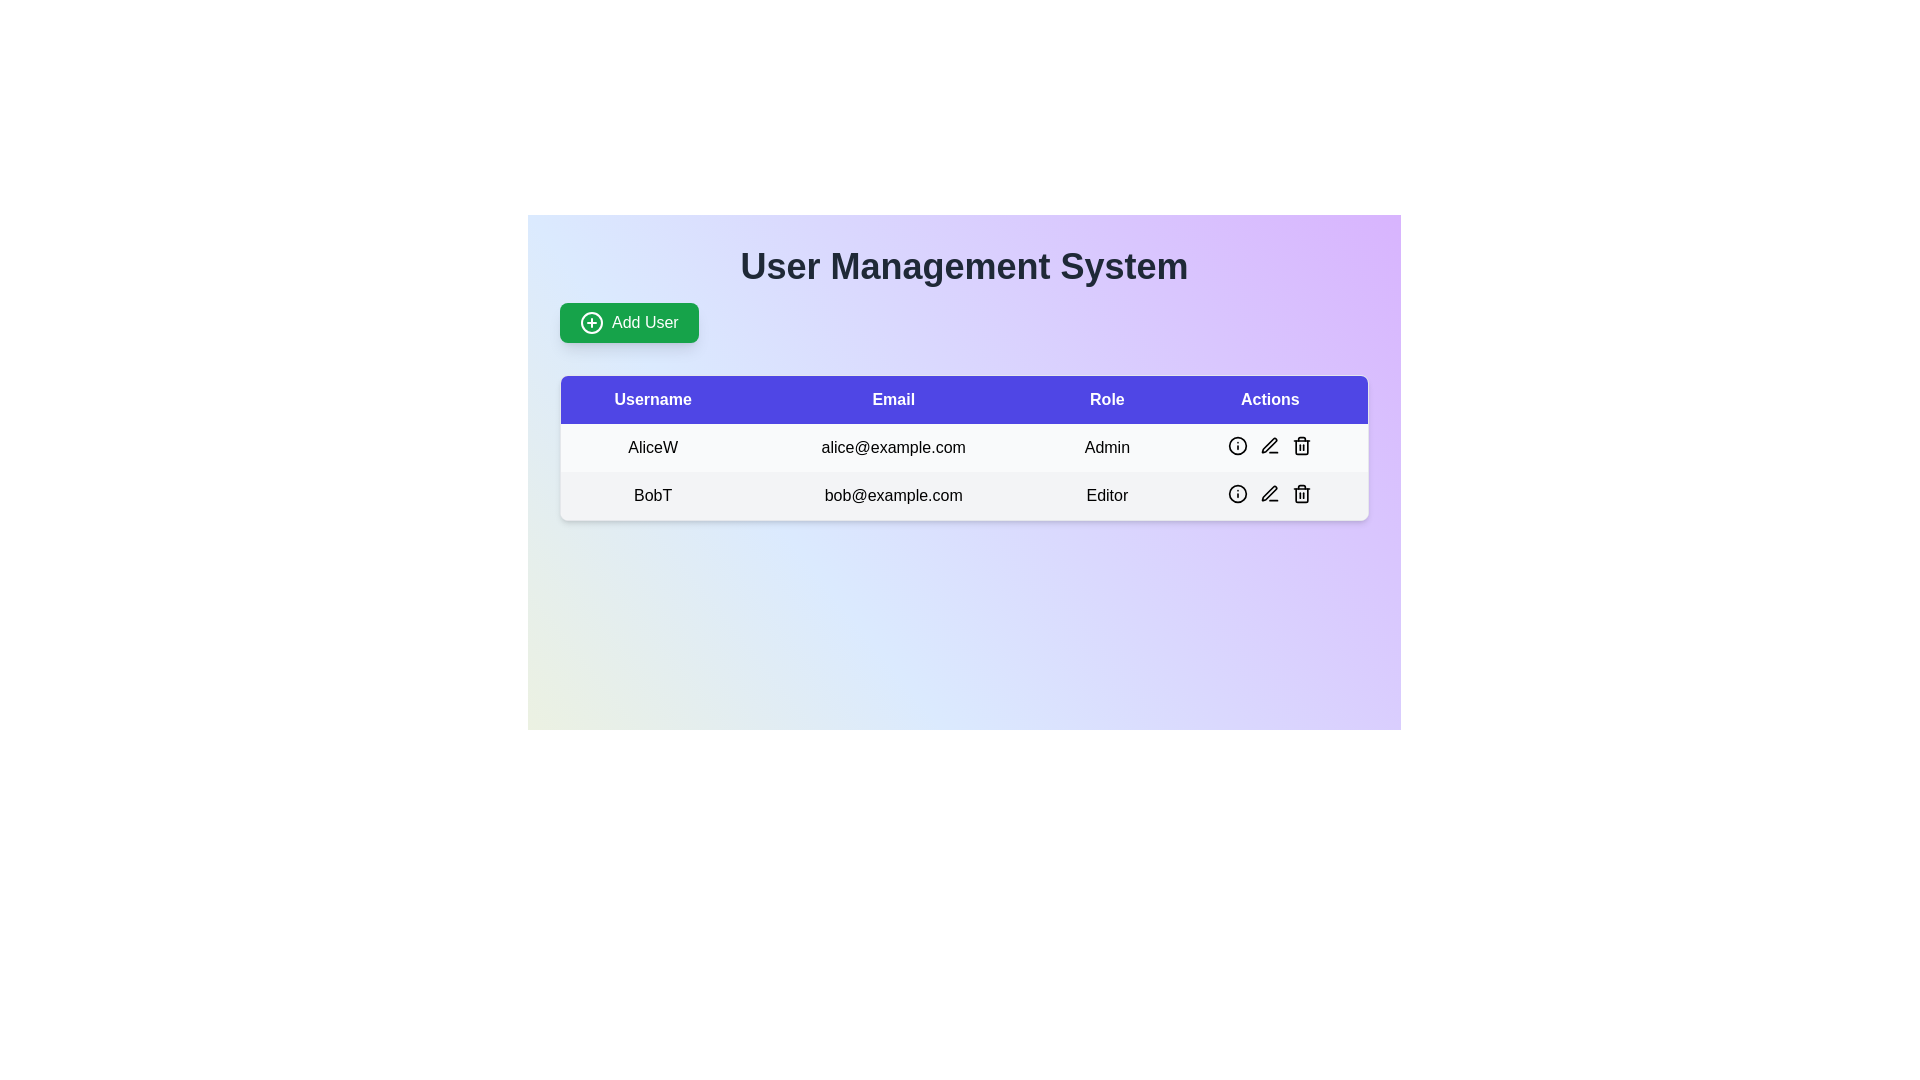 The height and width of the screenshot is (1080, 1920). I want to click on the edit icon button located in the Actions column of the second row of the user management table, so click(1268, 493).